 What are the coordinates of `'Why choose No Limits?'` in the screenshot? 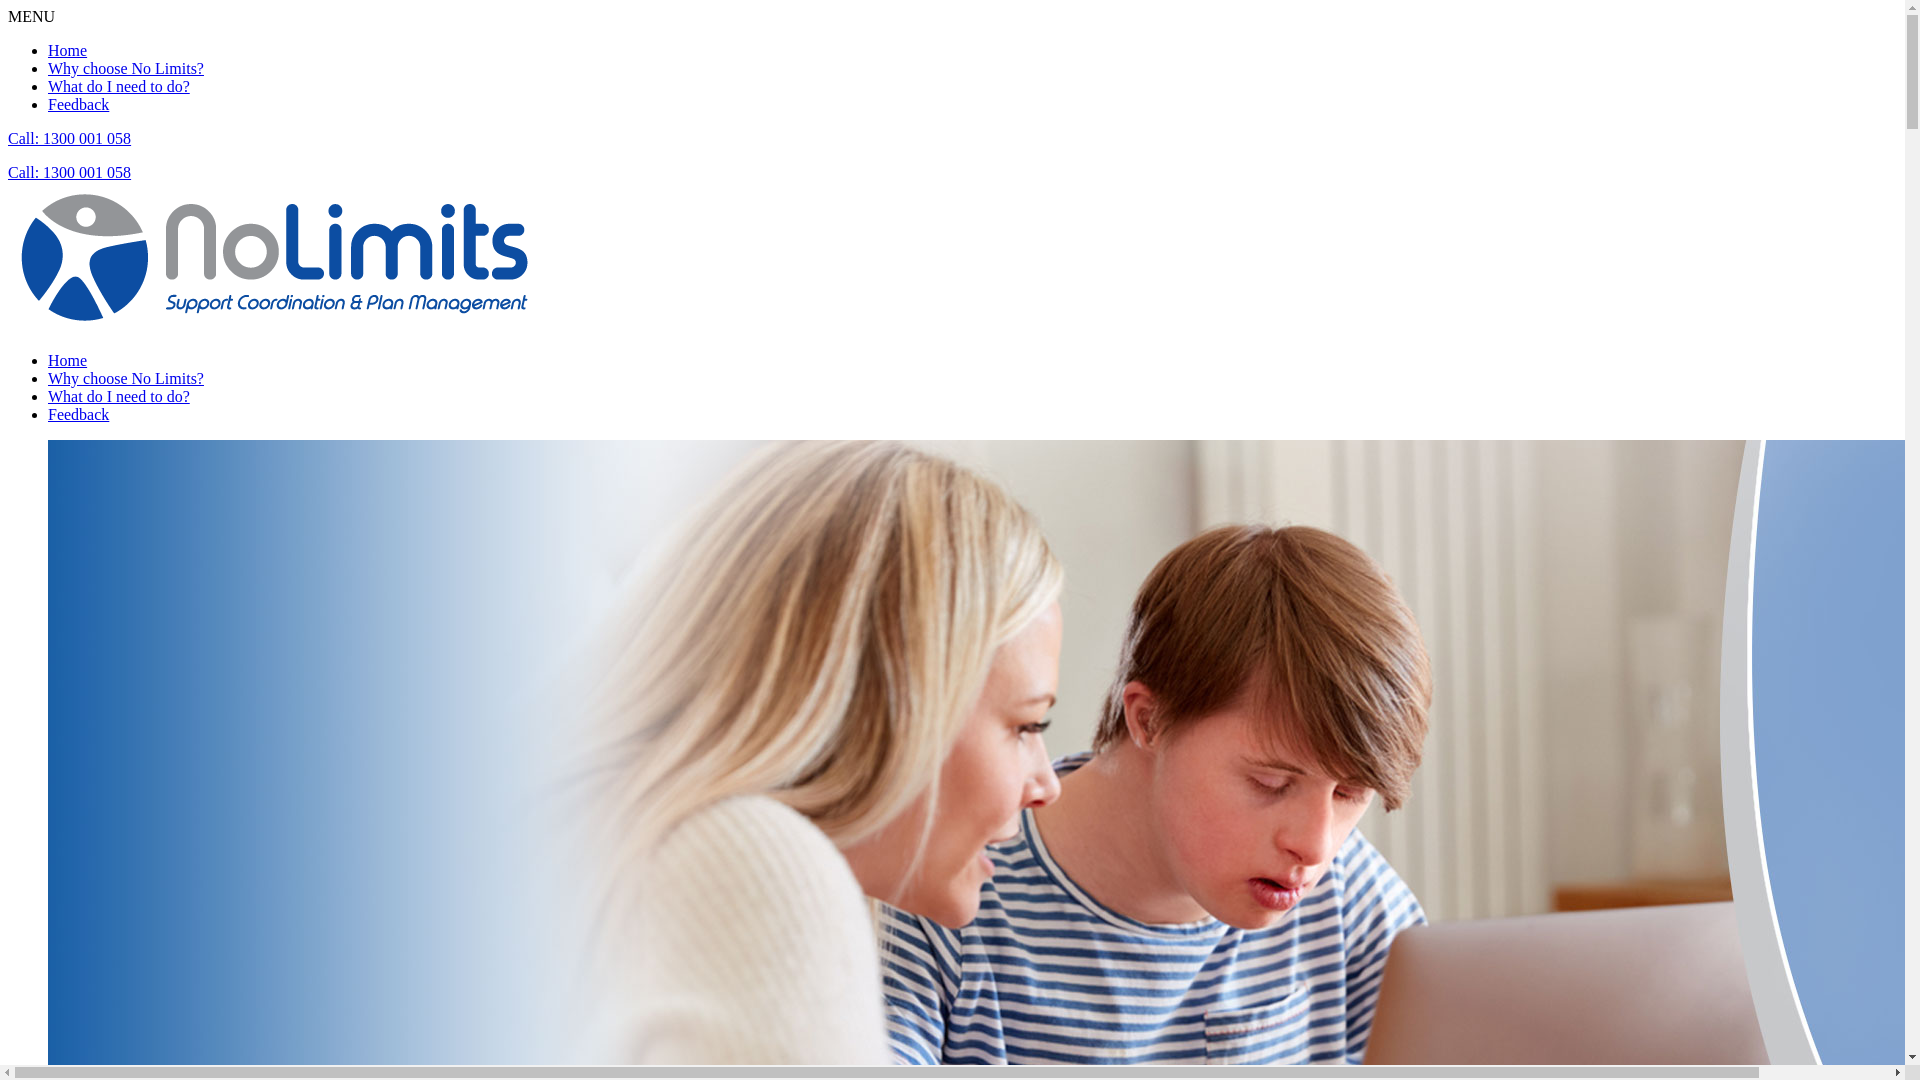 It's located at (124, 67).